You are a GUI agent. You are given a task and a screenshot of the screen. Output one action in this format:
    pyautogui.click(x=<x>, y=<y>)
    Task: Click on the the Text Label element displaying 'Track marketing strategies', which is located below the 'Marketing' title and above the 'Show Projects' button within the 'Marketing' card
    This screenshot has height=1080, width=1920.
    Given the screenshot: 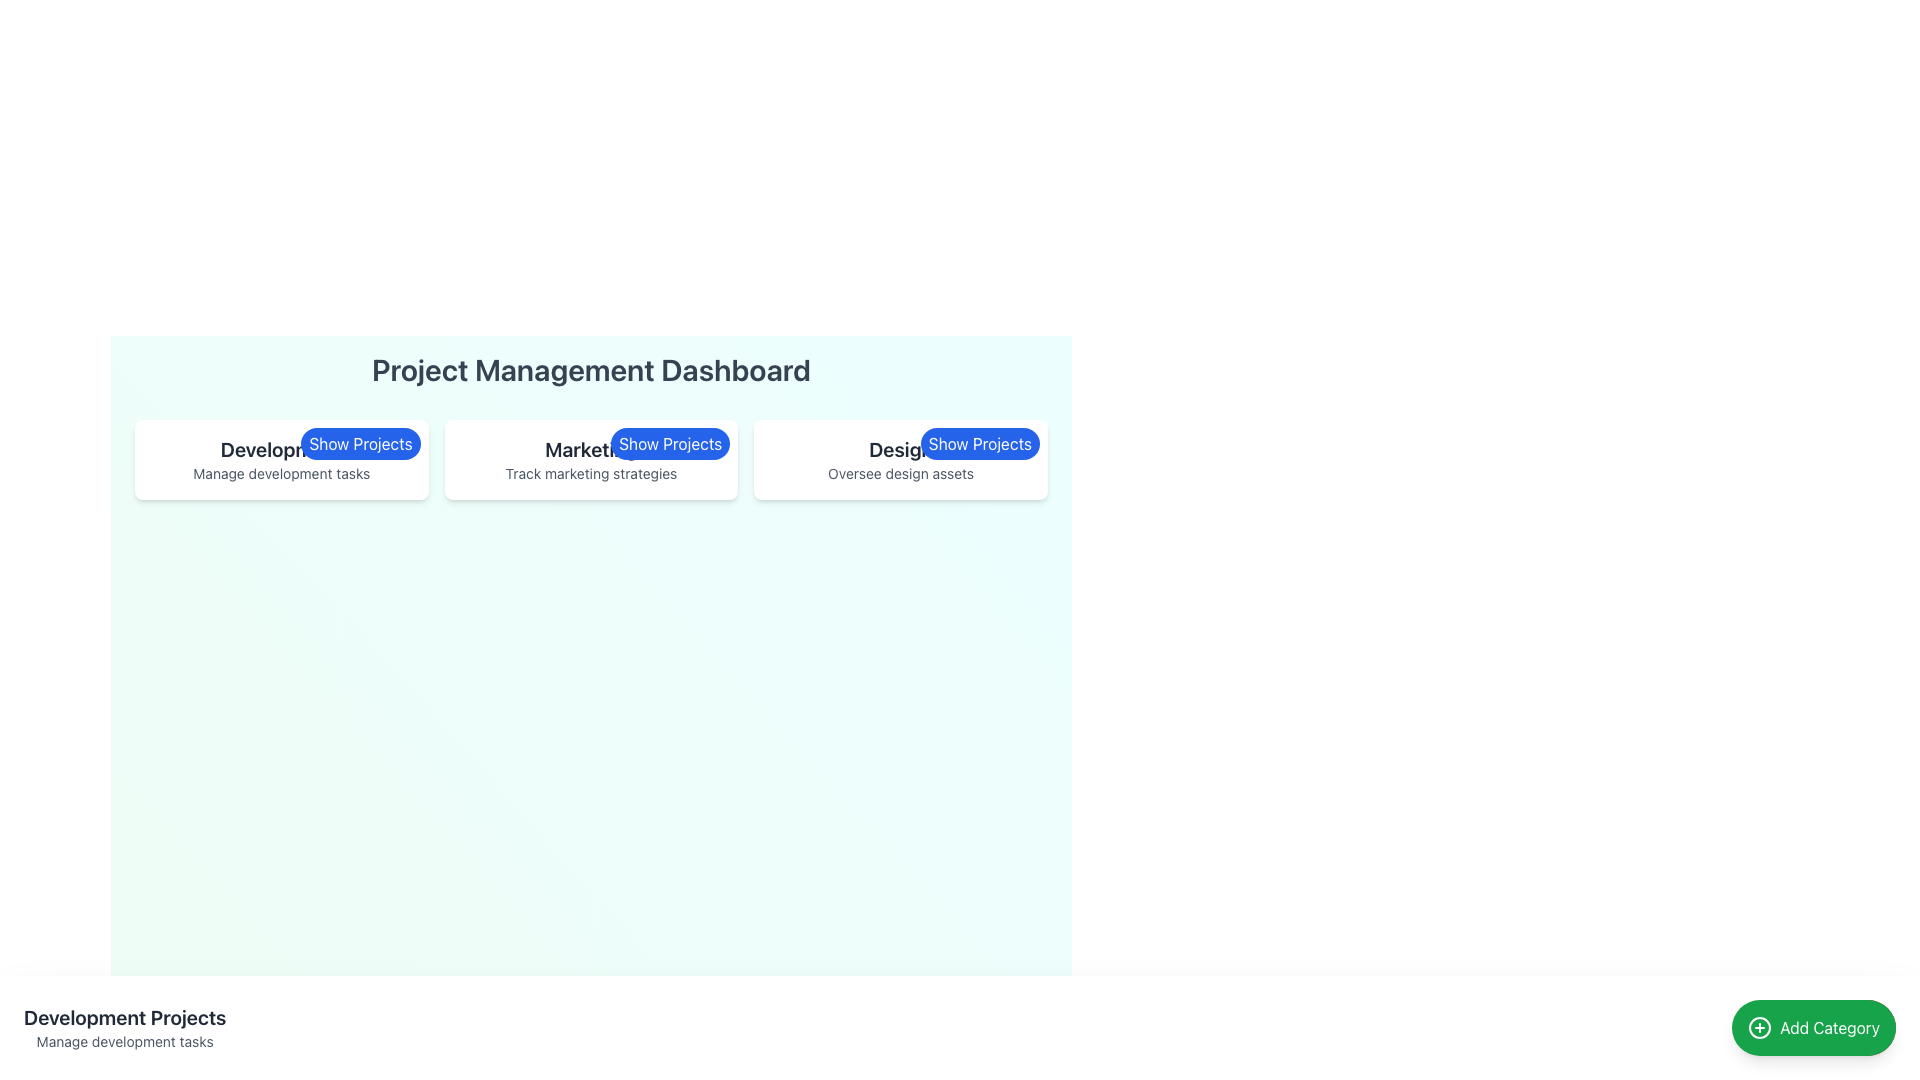 What is the action you would take?
    pyautogui.click(x=590, y=474)
    